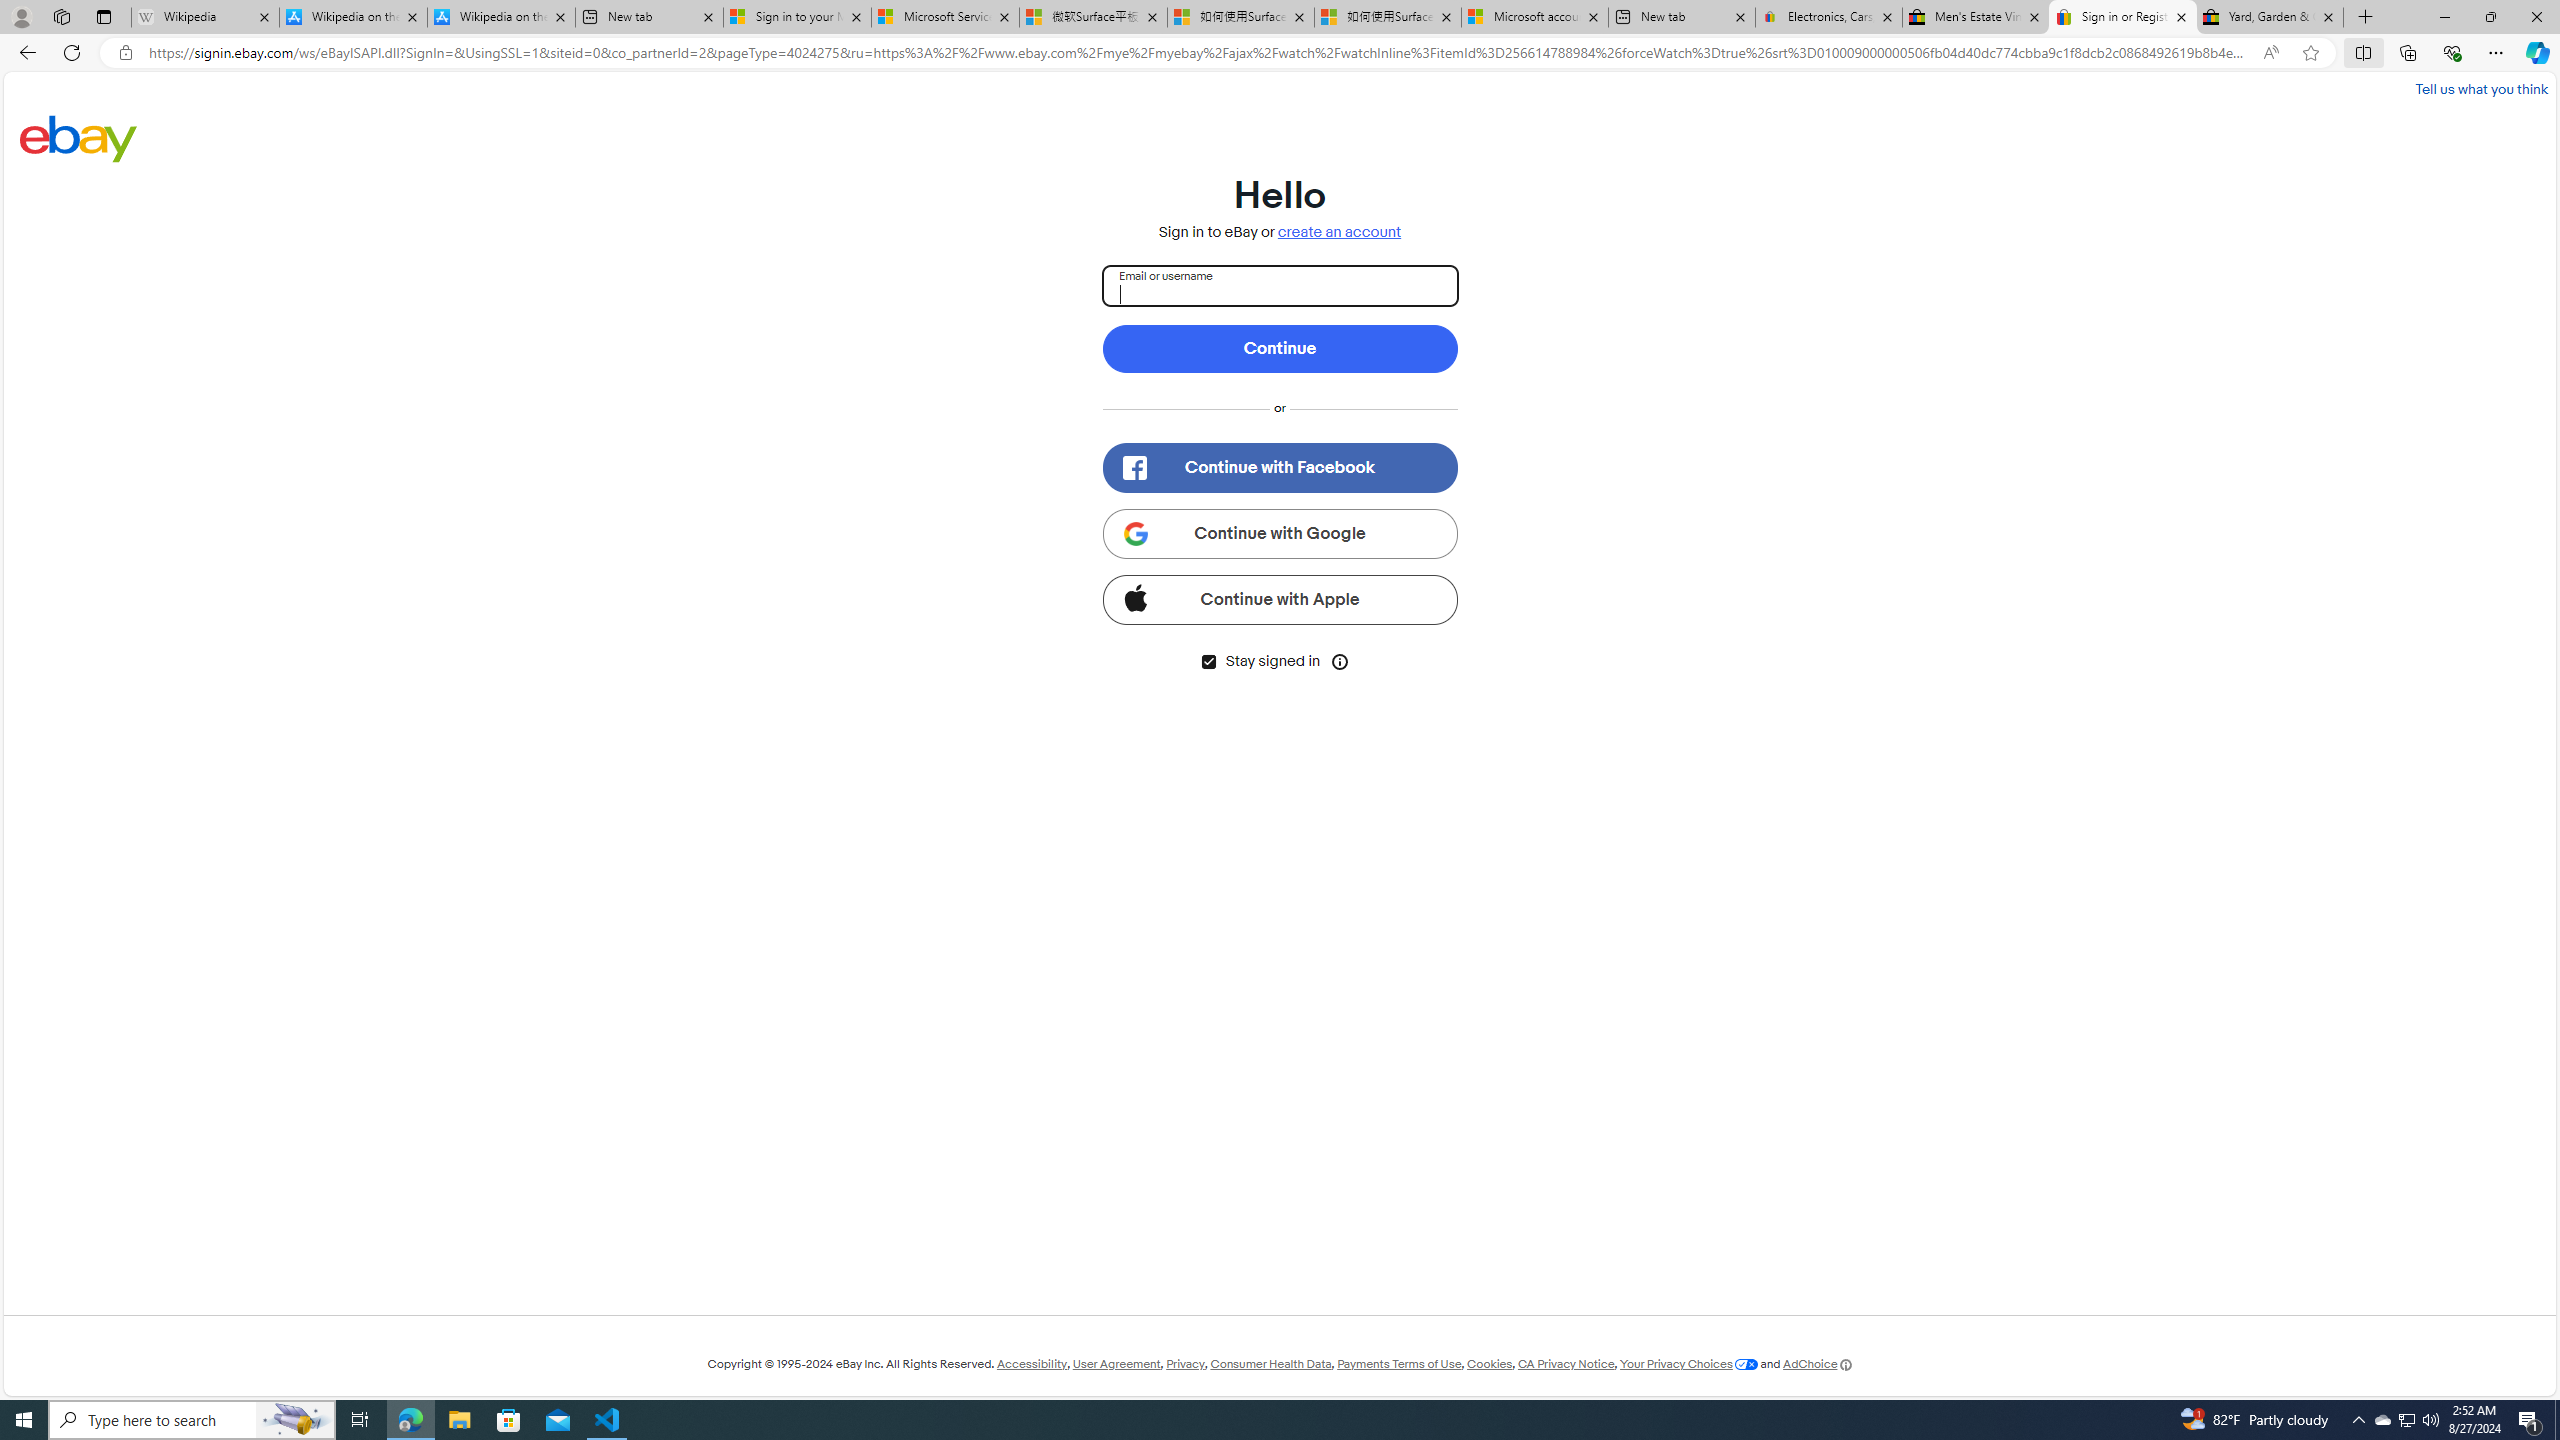 This screenshot has height=1440, width=2560. What do you see at coordinates (1116, 1363) in the screenshot?
I see `'User Agreement'` at bounding box center [1116, 1363].